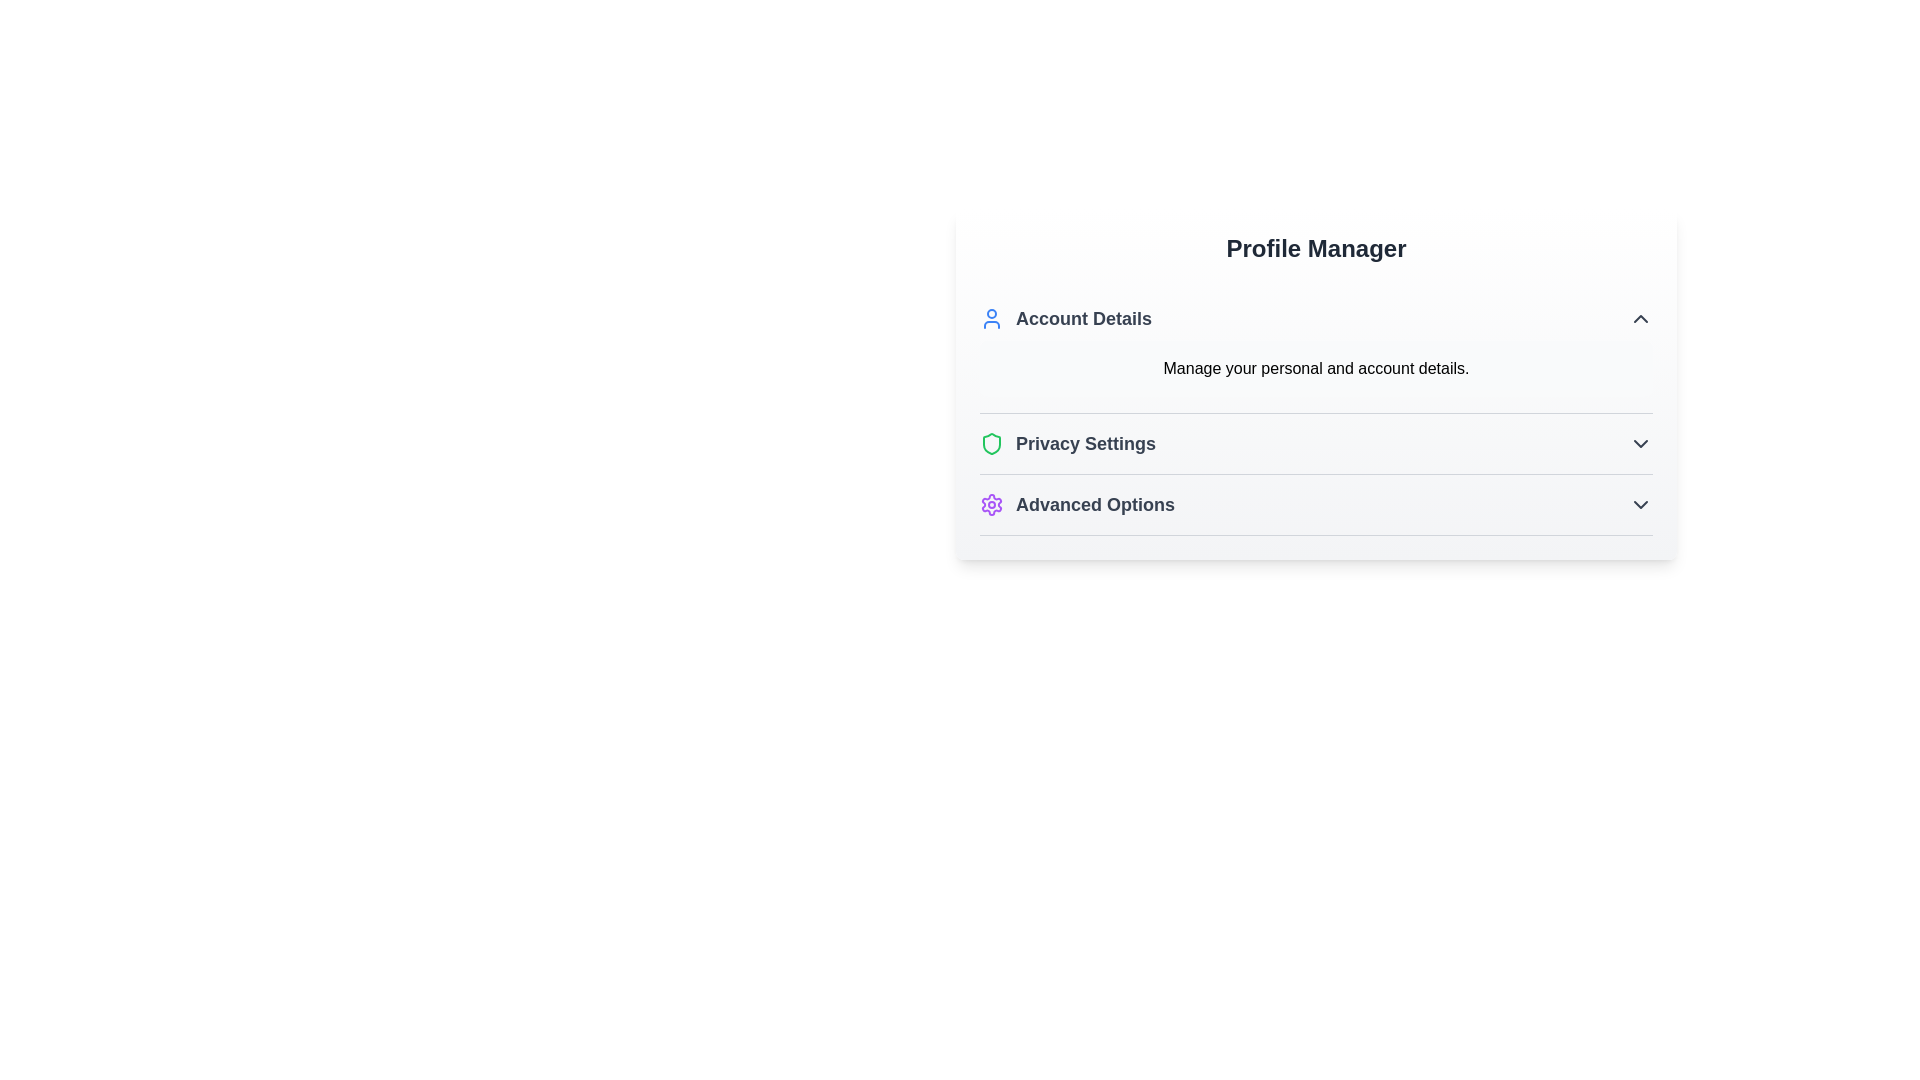 This screenshot has height=1080, width=1920. What do you see at coordinates (992, 318) in the screenshot?
I see `the blue outlined user icon that is positioned to the left of the 'Account Details' text` at bounding box center [992, 318].